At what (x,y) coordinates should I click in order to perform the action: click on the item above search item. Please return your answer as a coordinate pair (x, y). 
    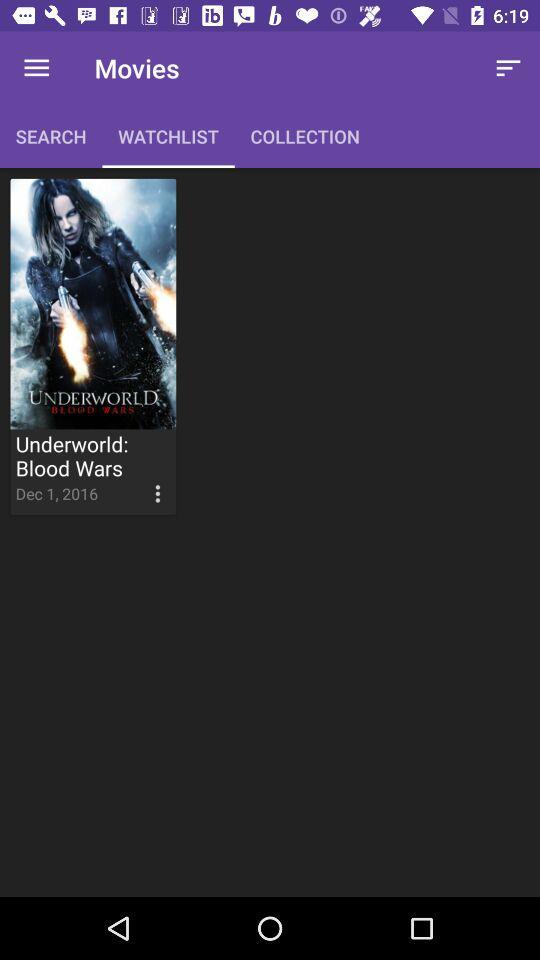
    Looking at the image, I should click on (36, 68).